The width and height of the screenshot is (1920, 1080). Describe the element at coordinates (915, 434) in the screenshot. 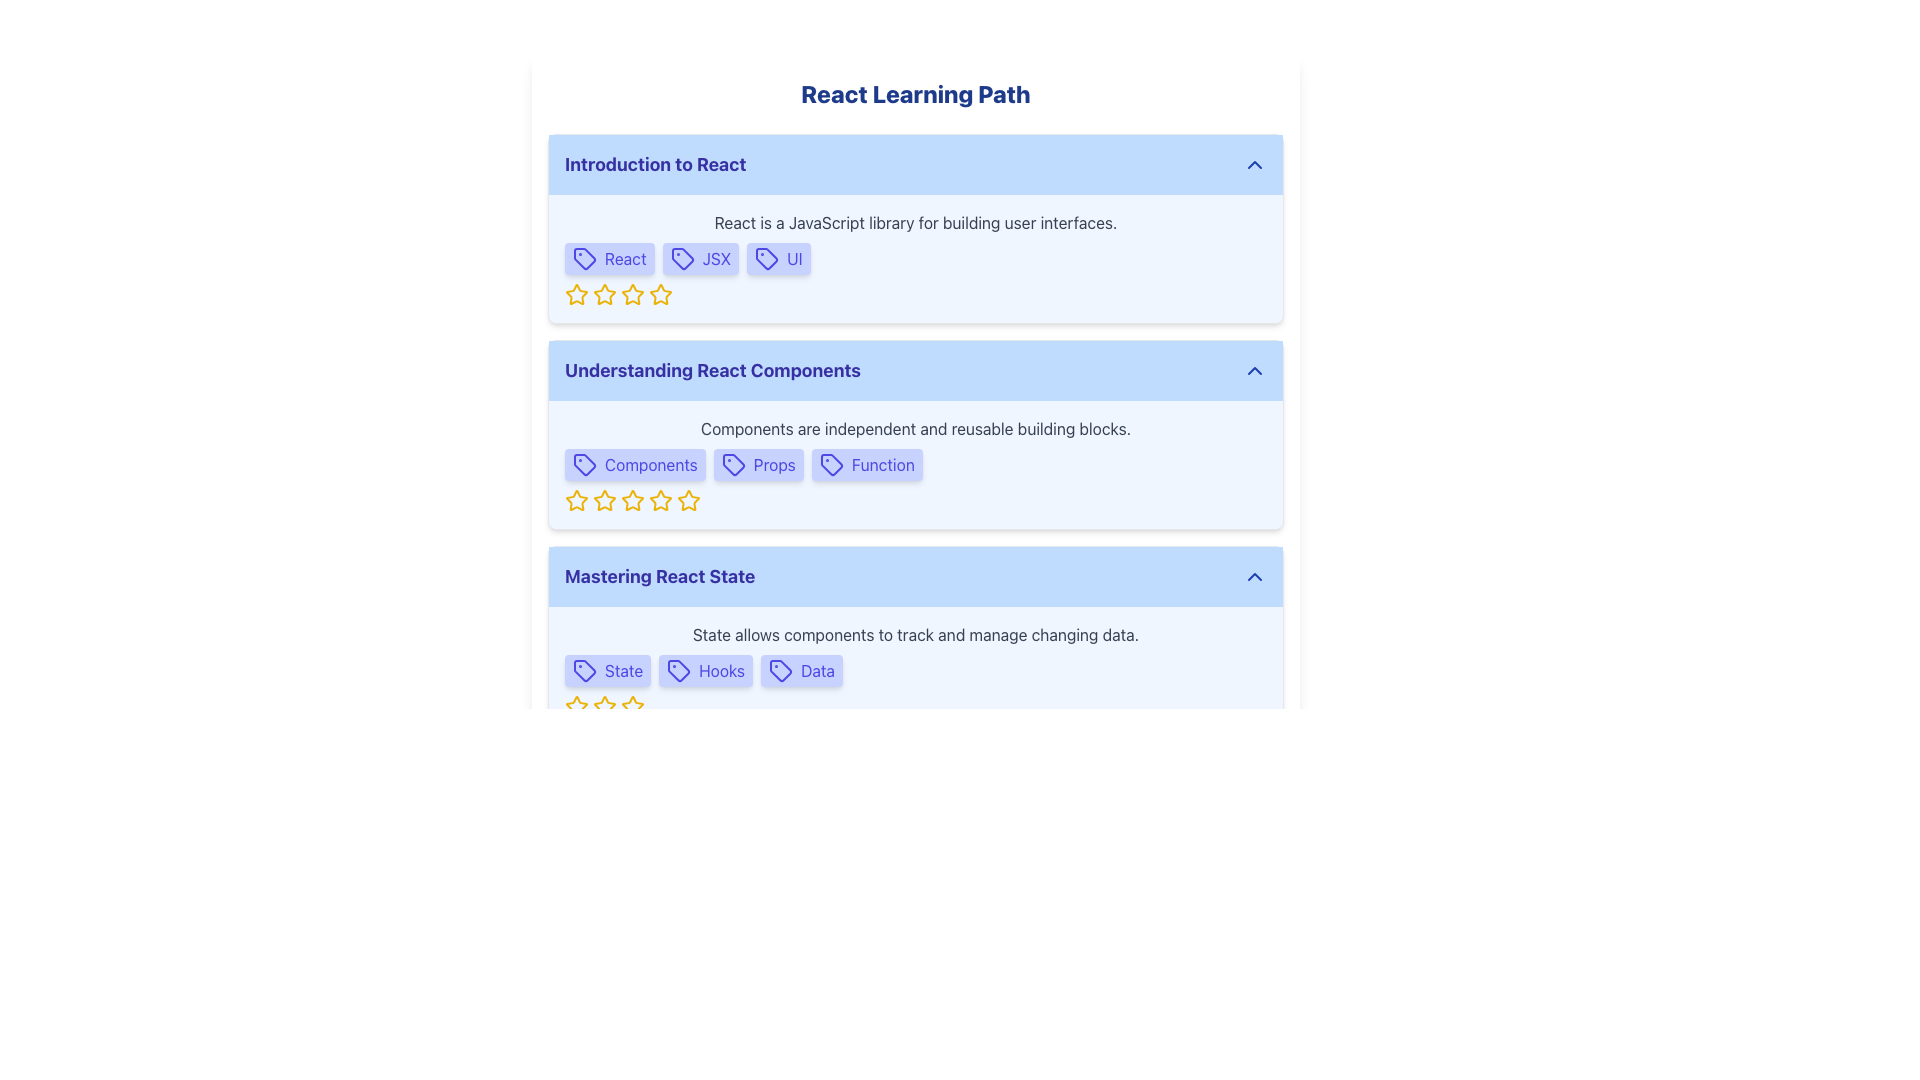

I see `the informational content box that presents educational content about React components, located between the 'Introduction to React' and 'Mastering React State' sections` at that location.